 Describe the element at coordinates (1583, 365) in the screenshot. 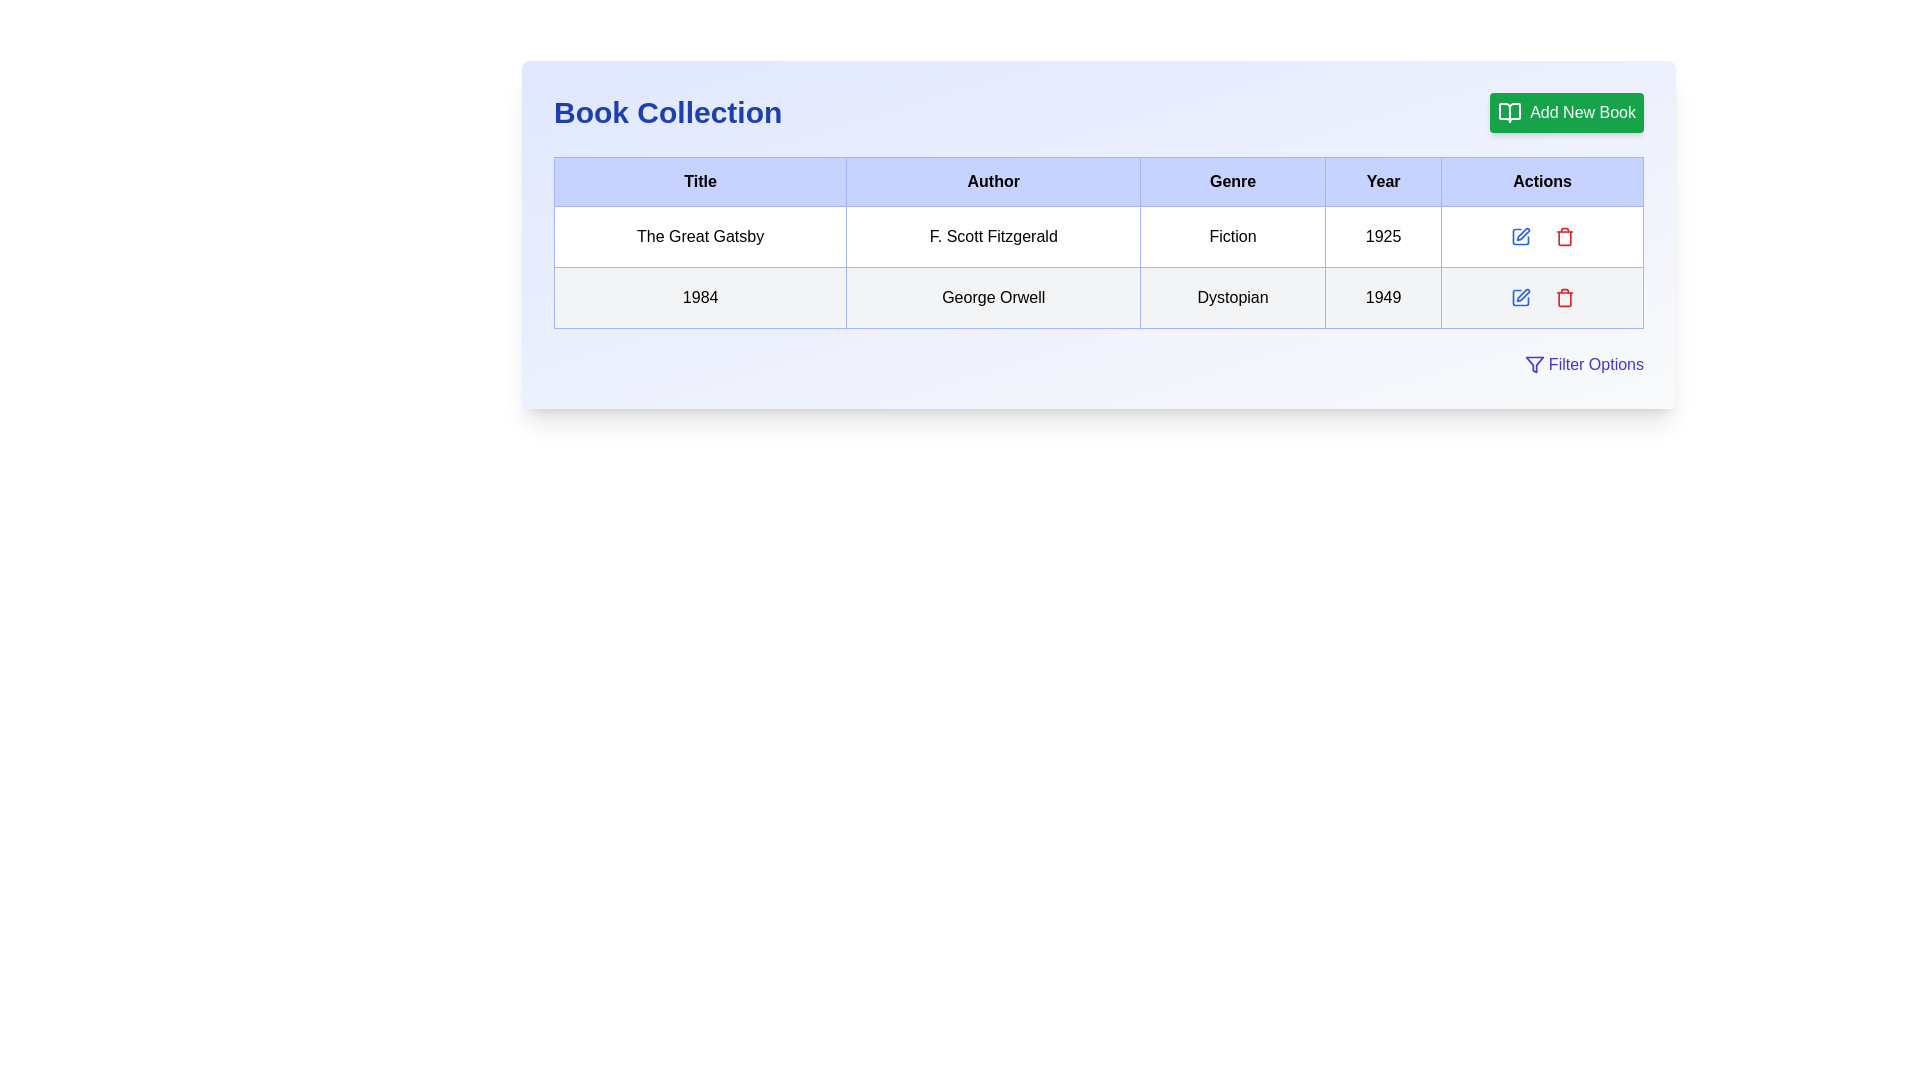

I see `the interactive button or link in the bottom-right corner of the interface` at that location.